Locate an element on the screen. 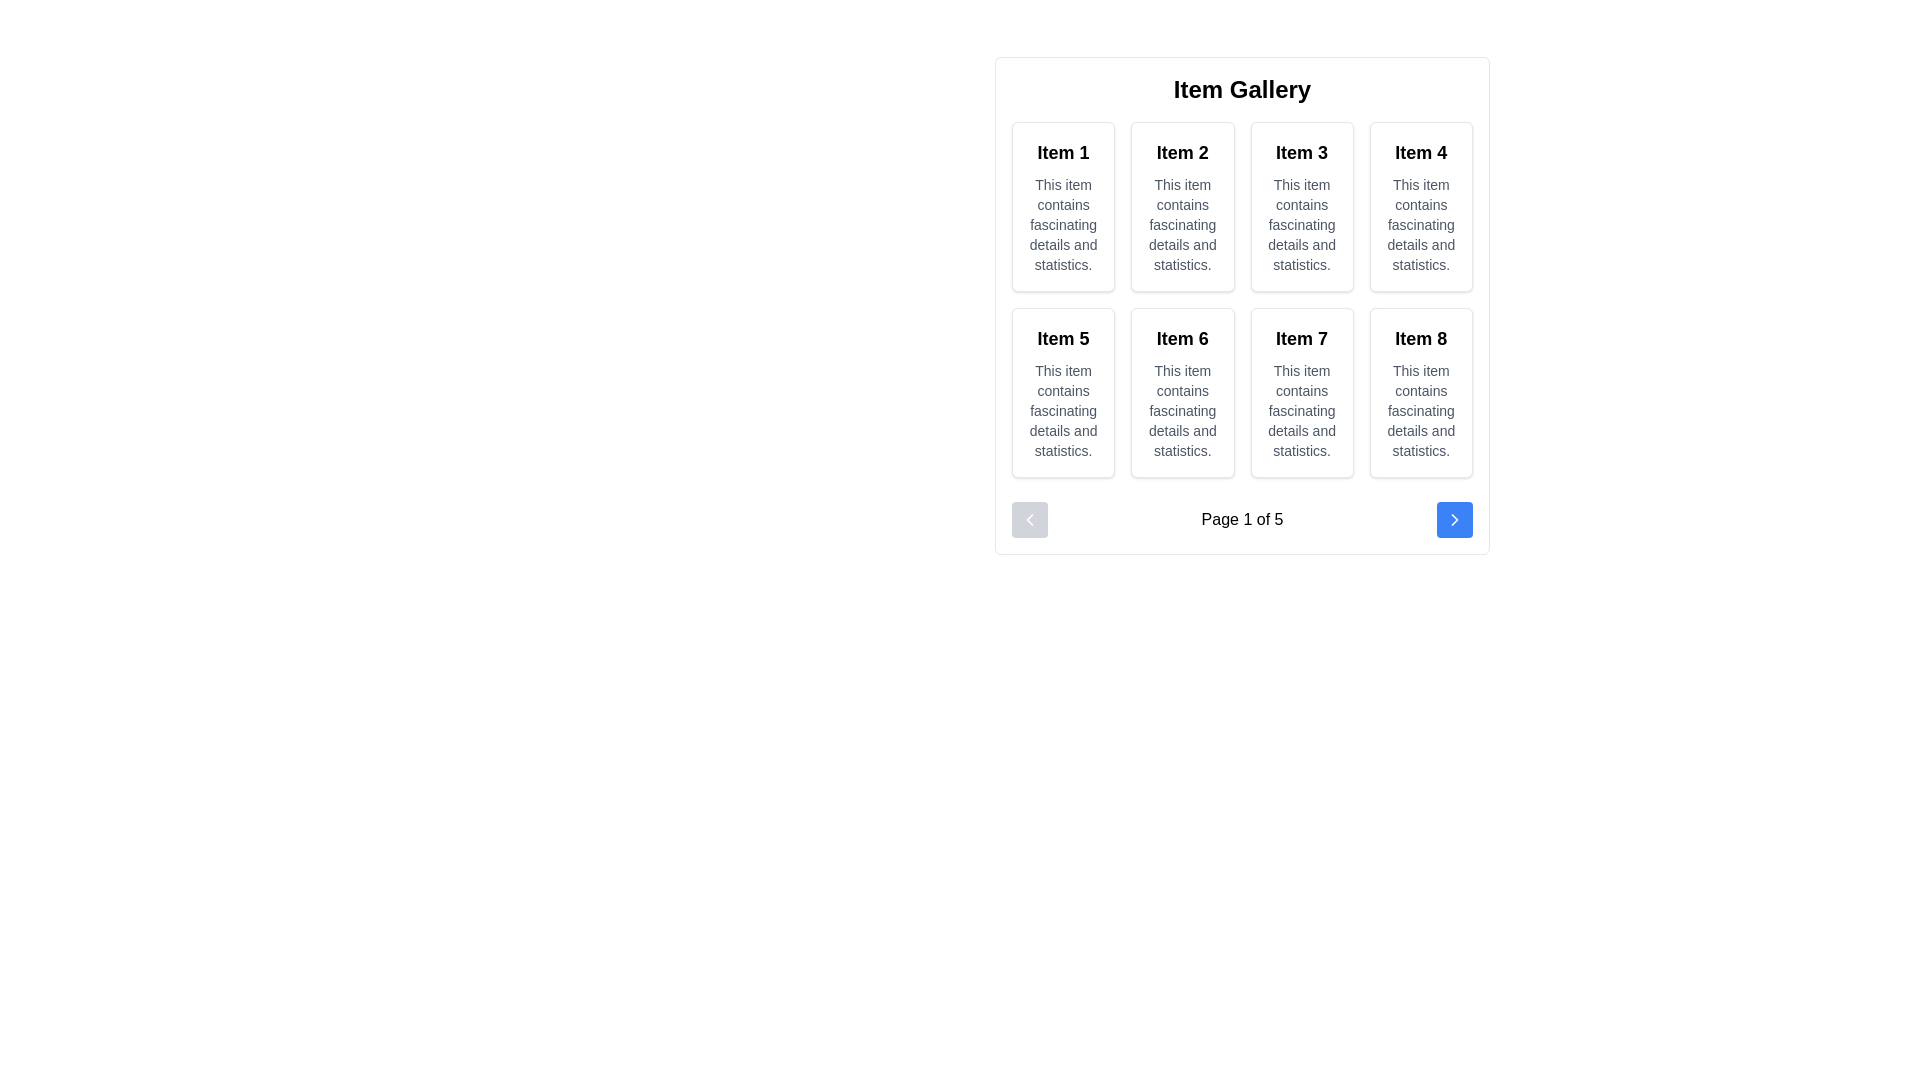 Image resolution: width=1920 pixels, height=1080 pixels. the text element that displays the current page number and total number of pages in the pagination system is located at coordinates (1241, 519).